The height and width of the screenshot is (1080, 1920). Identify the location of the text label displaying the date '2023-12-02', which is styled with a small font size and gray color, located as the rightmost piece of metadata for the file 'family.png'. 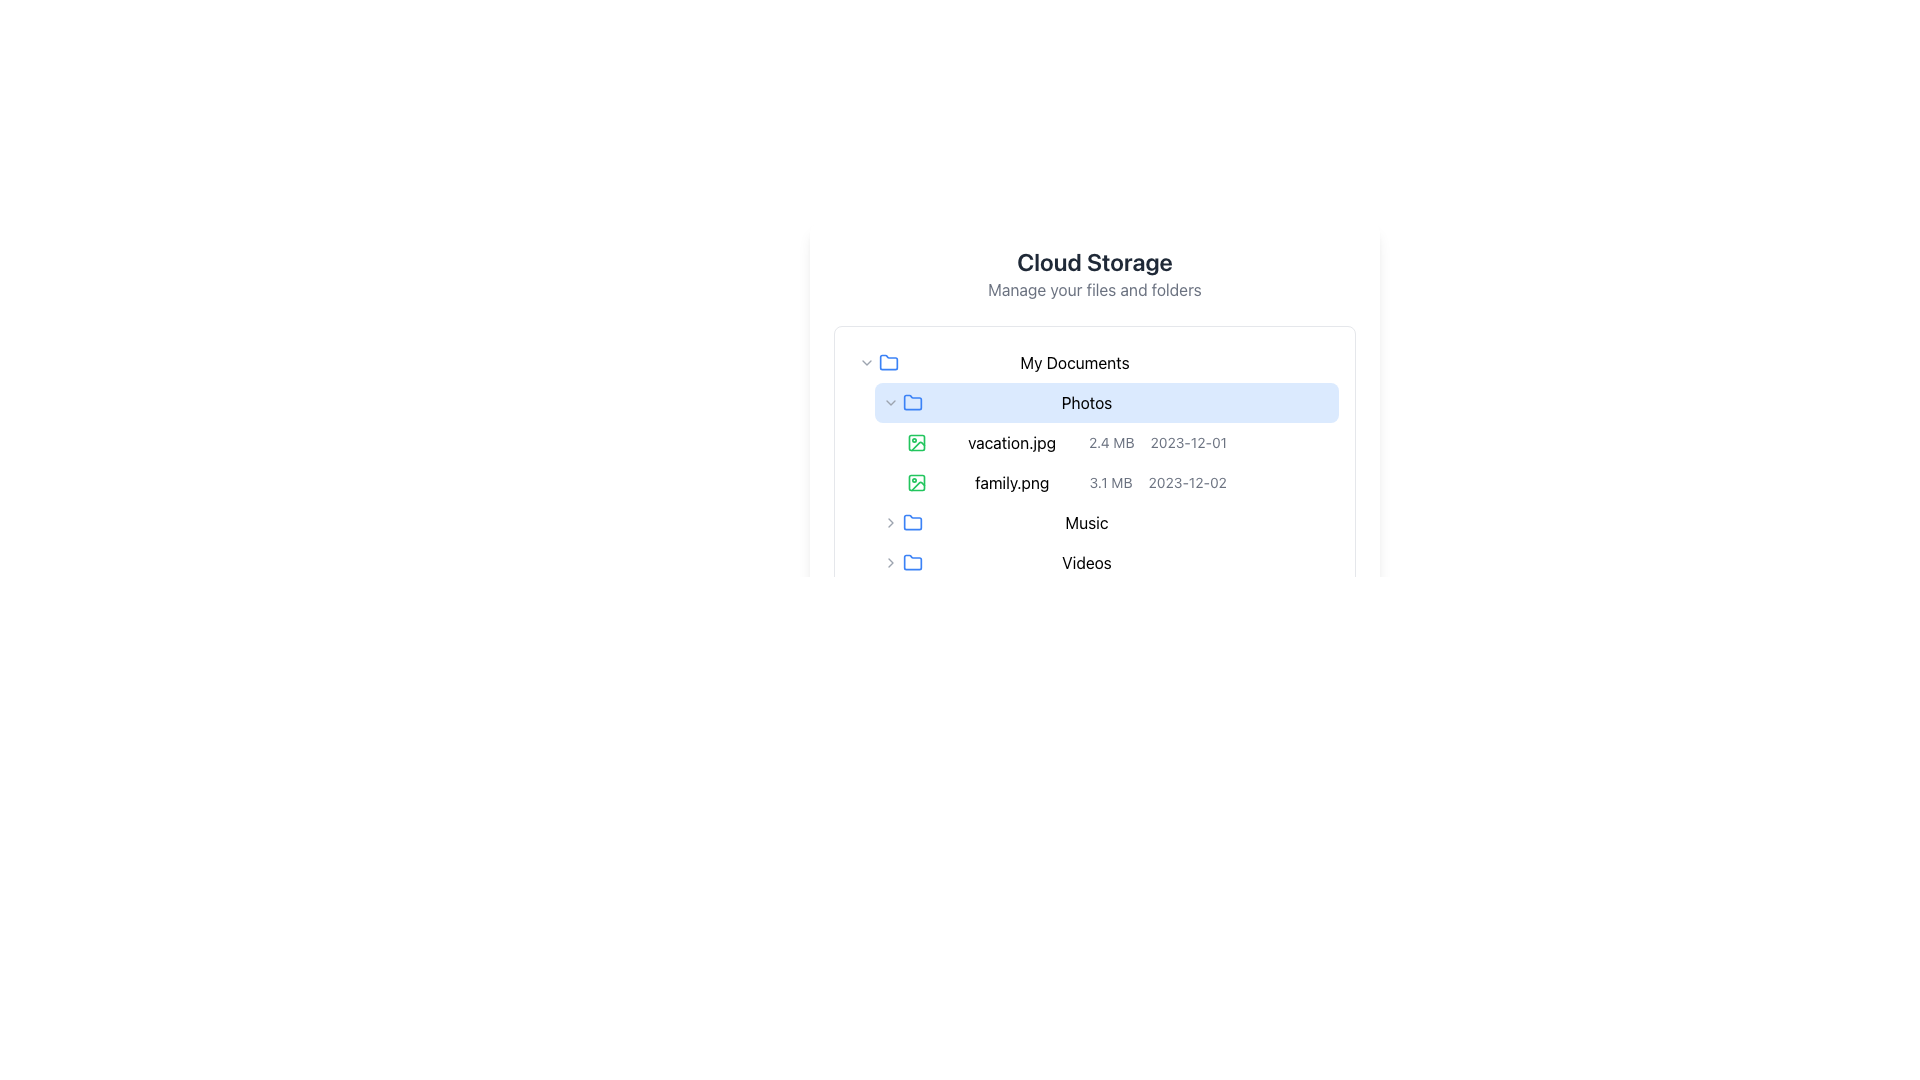
(1187, 482).